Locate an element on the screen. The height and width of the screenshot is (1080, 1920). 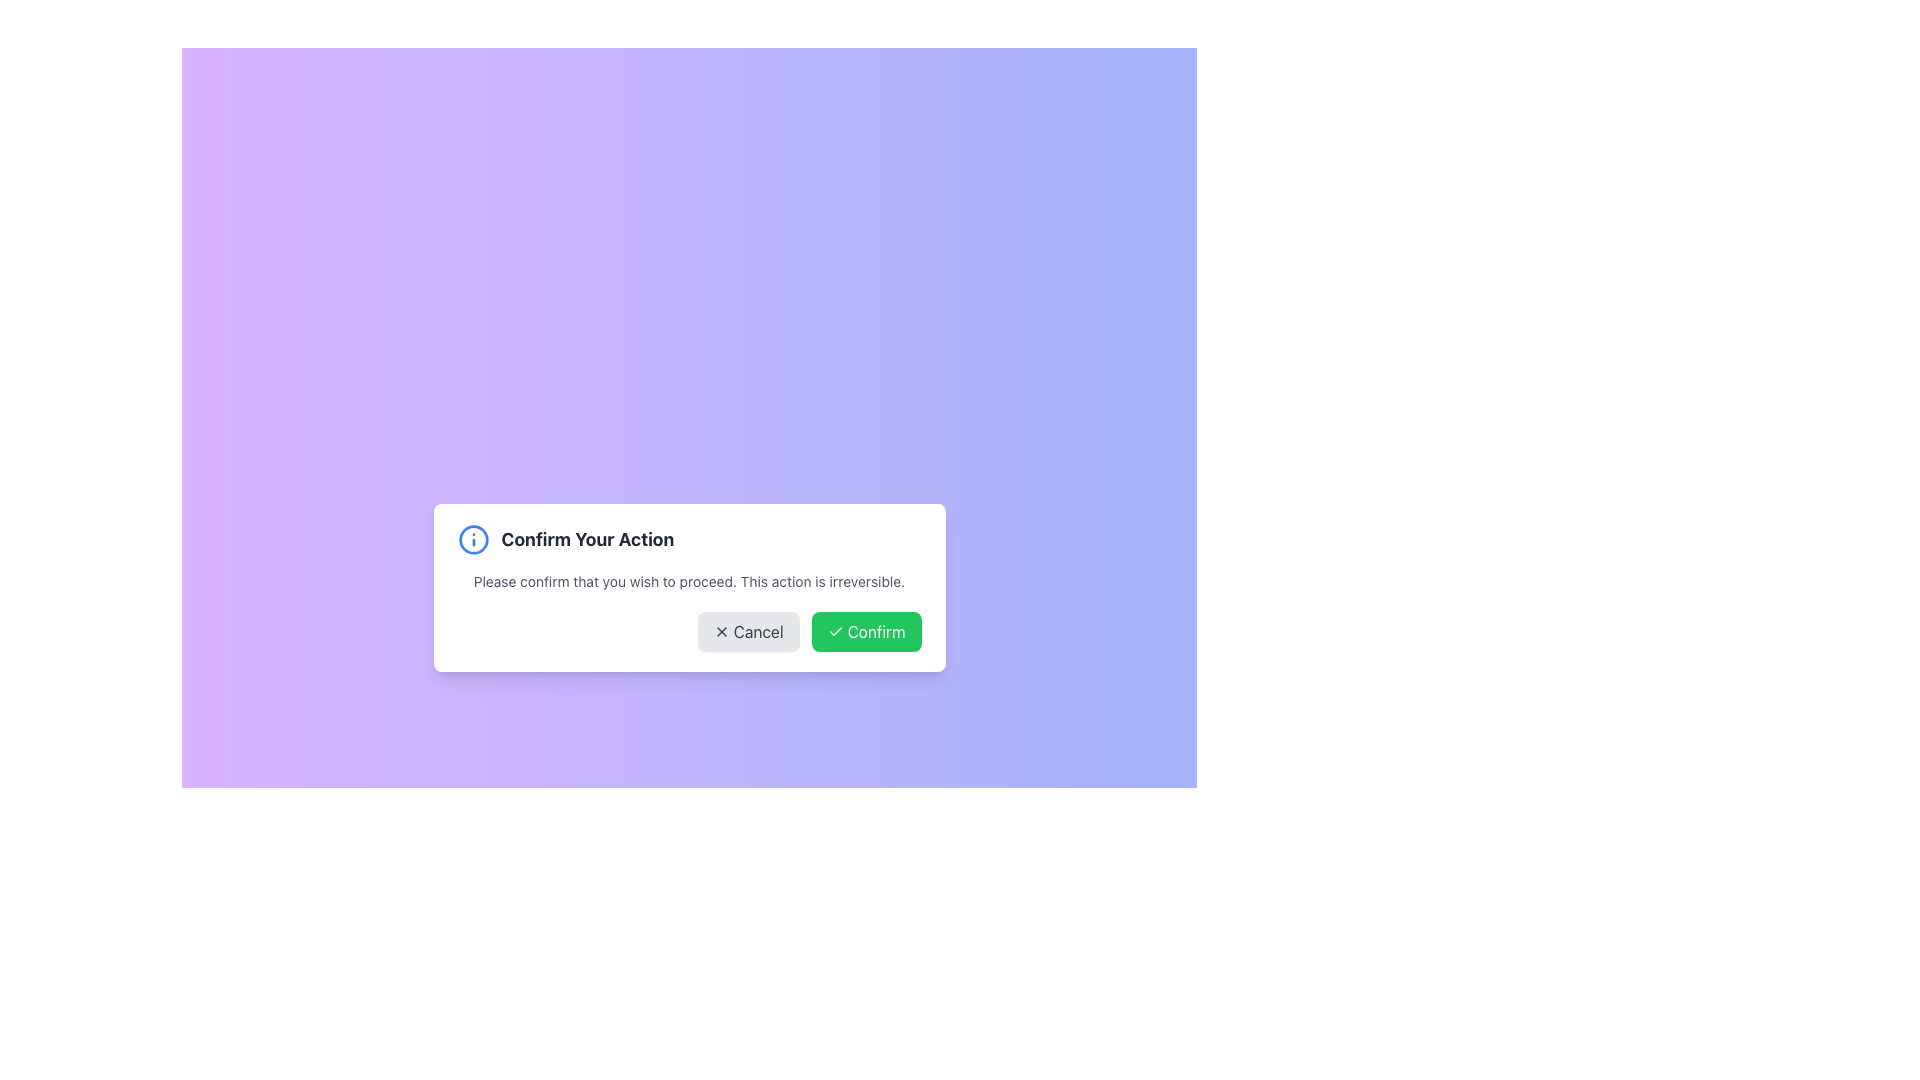
the 'Cancel' button by targeting the small 'X' icon located to the left of the 'Cancel' text is located at coordinates (720, 632).